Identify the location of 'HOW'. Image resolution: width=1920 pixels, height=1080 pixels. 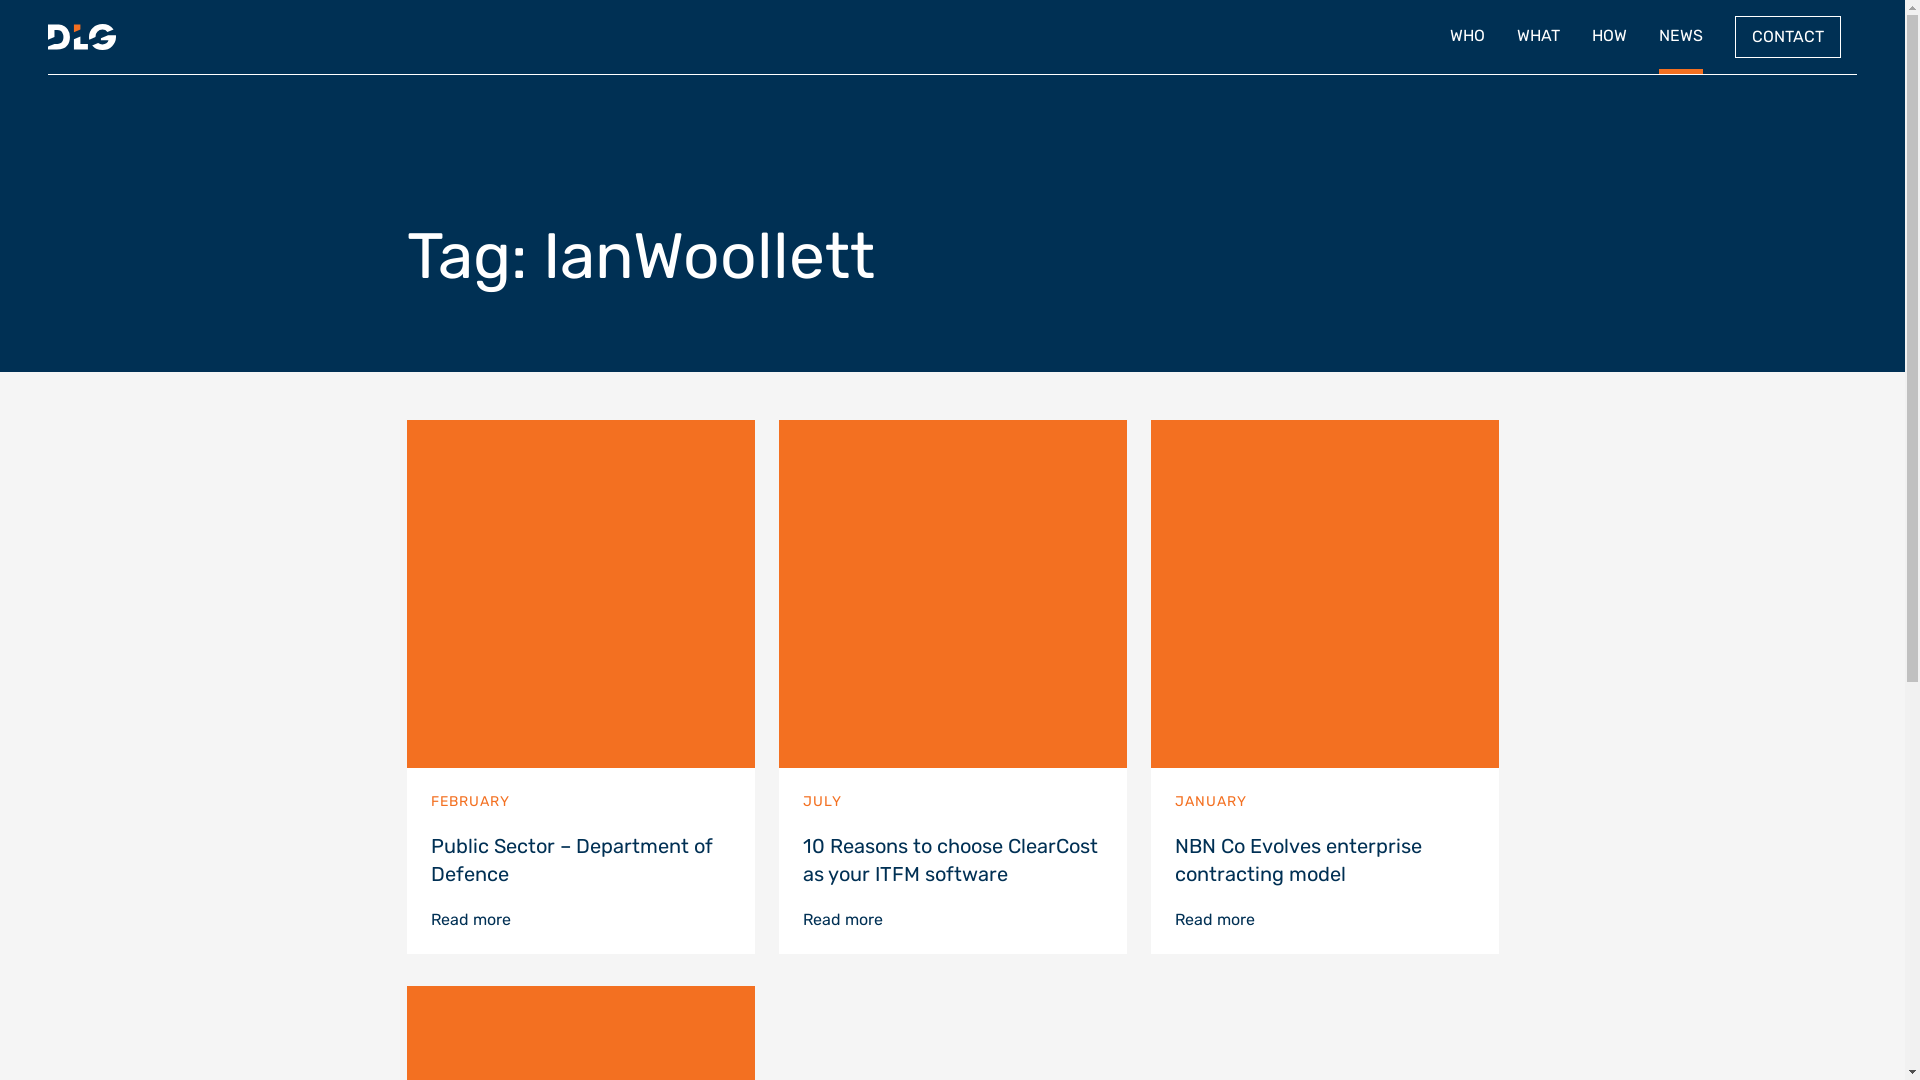
(1609, 37).